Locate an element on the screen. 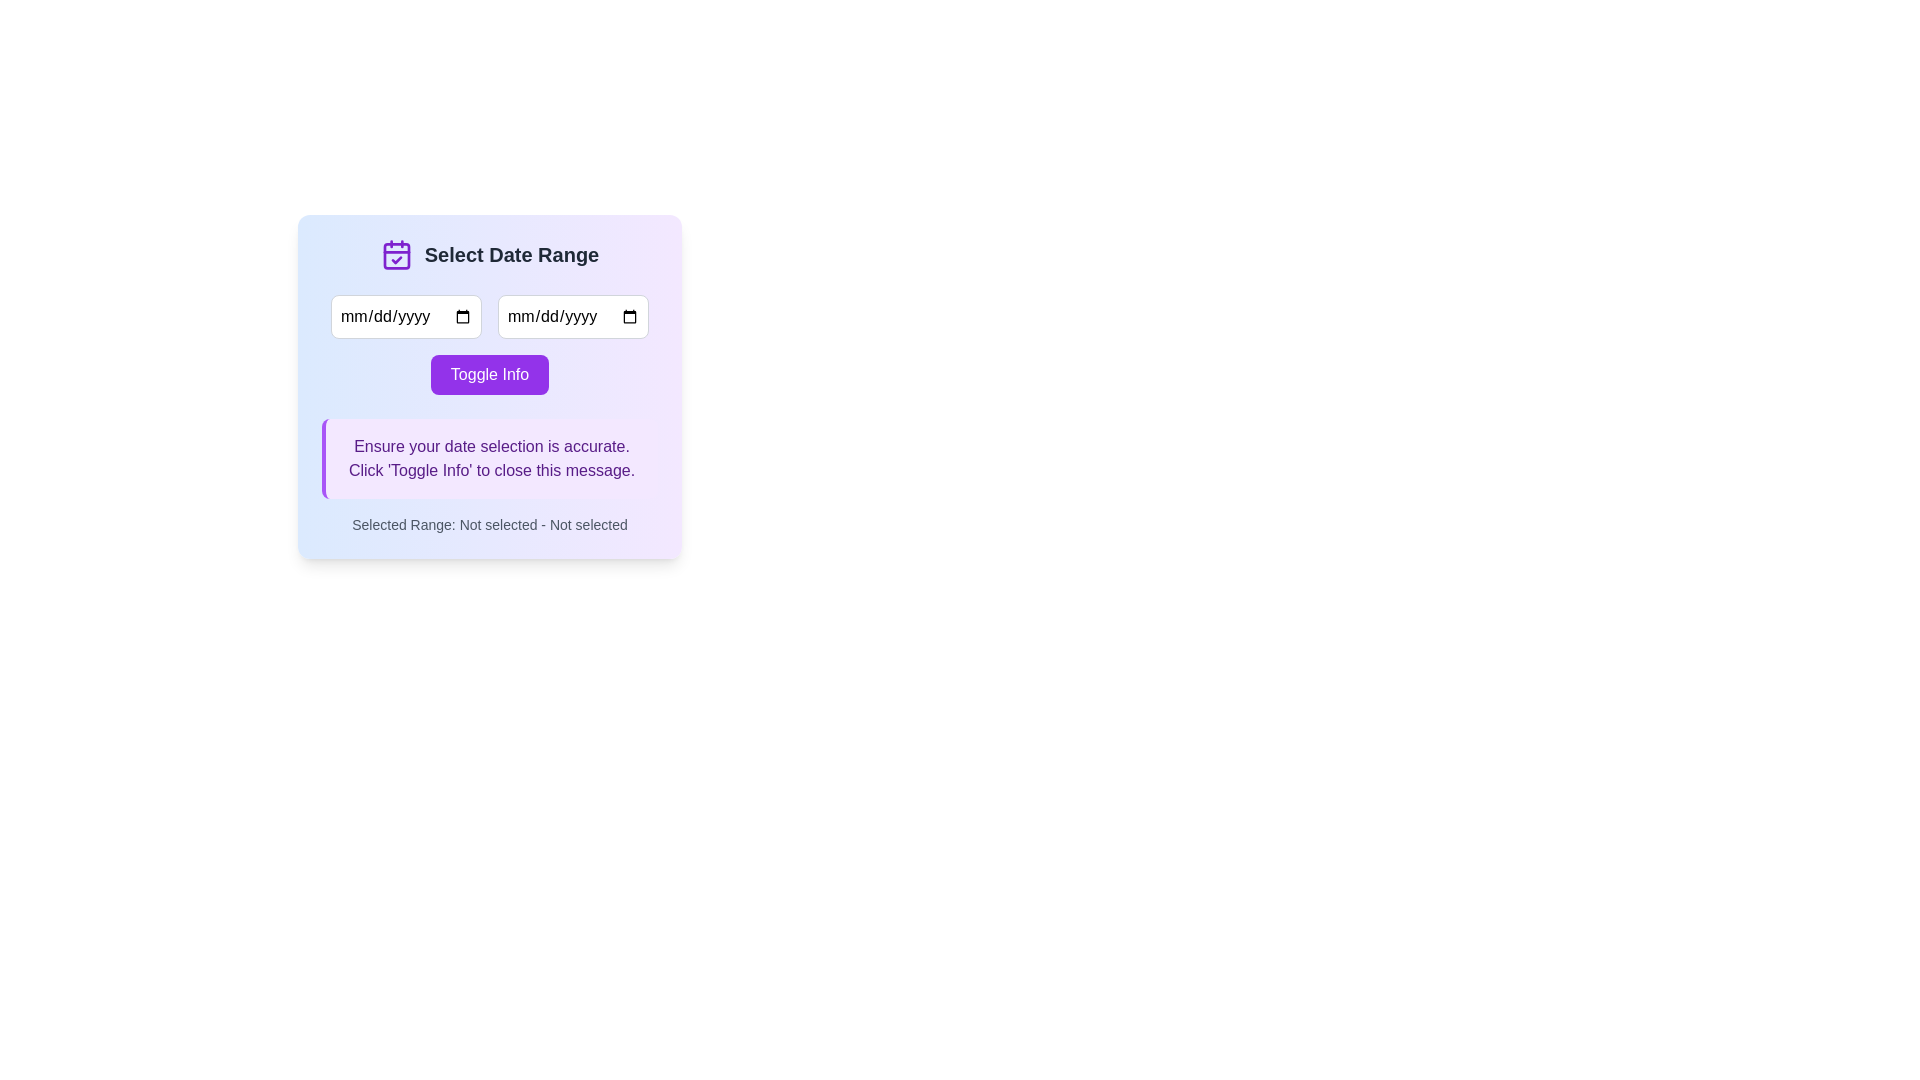 This screenshot has width=1920, height=1080. the purple-colored calendar icon with a checkmark, located to the left of the 'Select Date Range' text is located at coordinates (396, 253).